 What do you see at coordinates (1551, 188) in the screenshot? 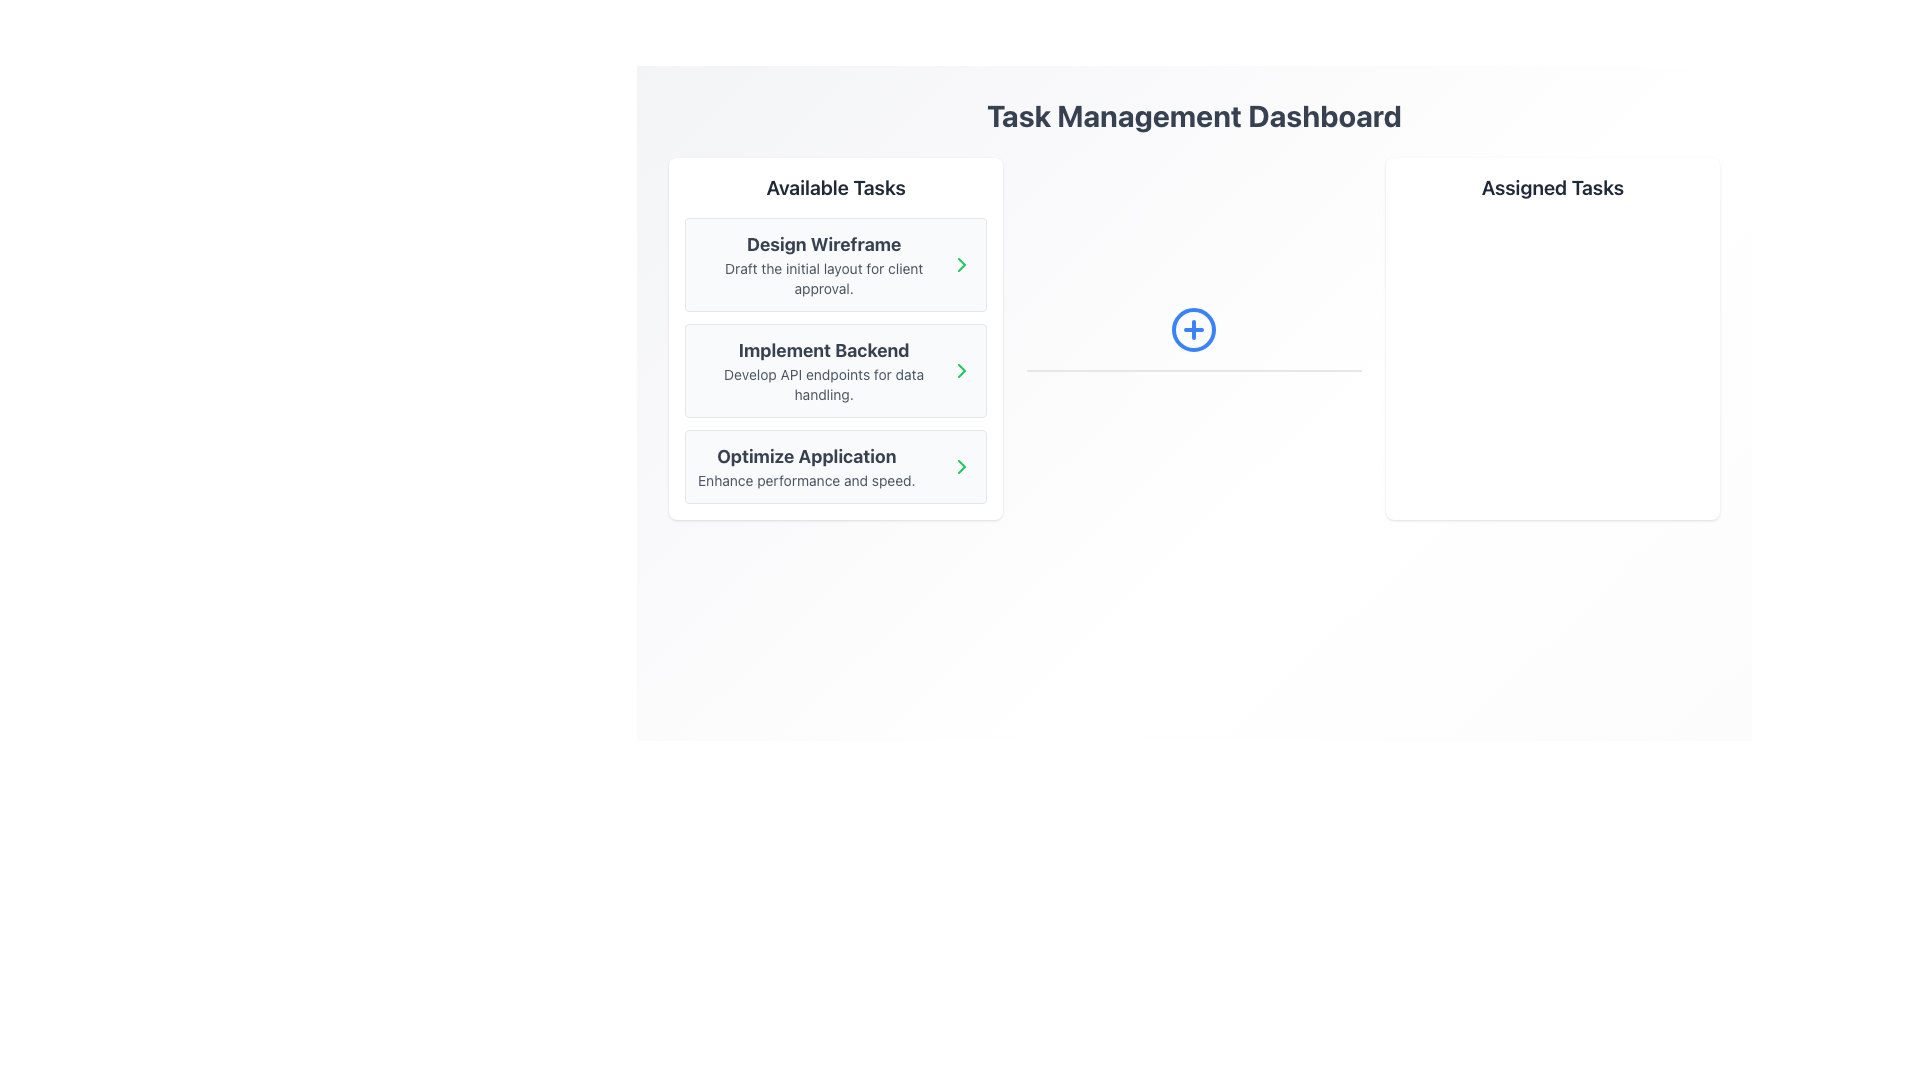
I see `the text label displaying 'Assigned Tasks', which is styled in bold, dark gray font and positioned at the top of the right-side card in the interface` at bounding box center [1551, 188].